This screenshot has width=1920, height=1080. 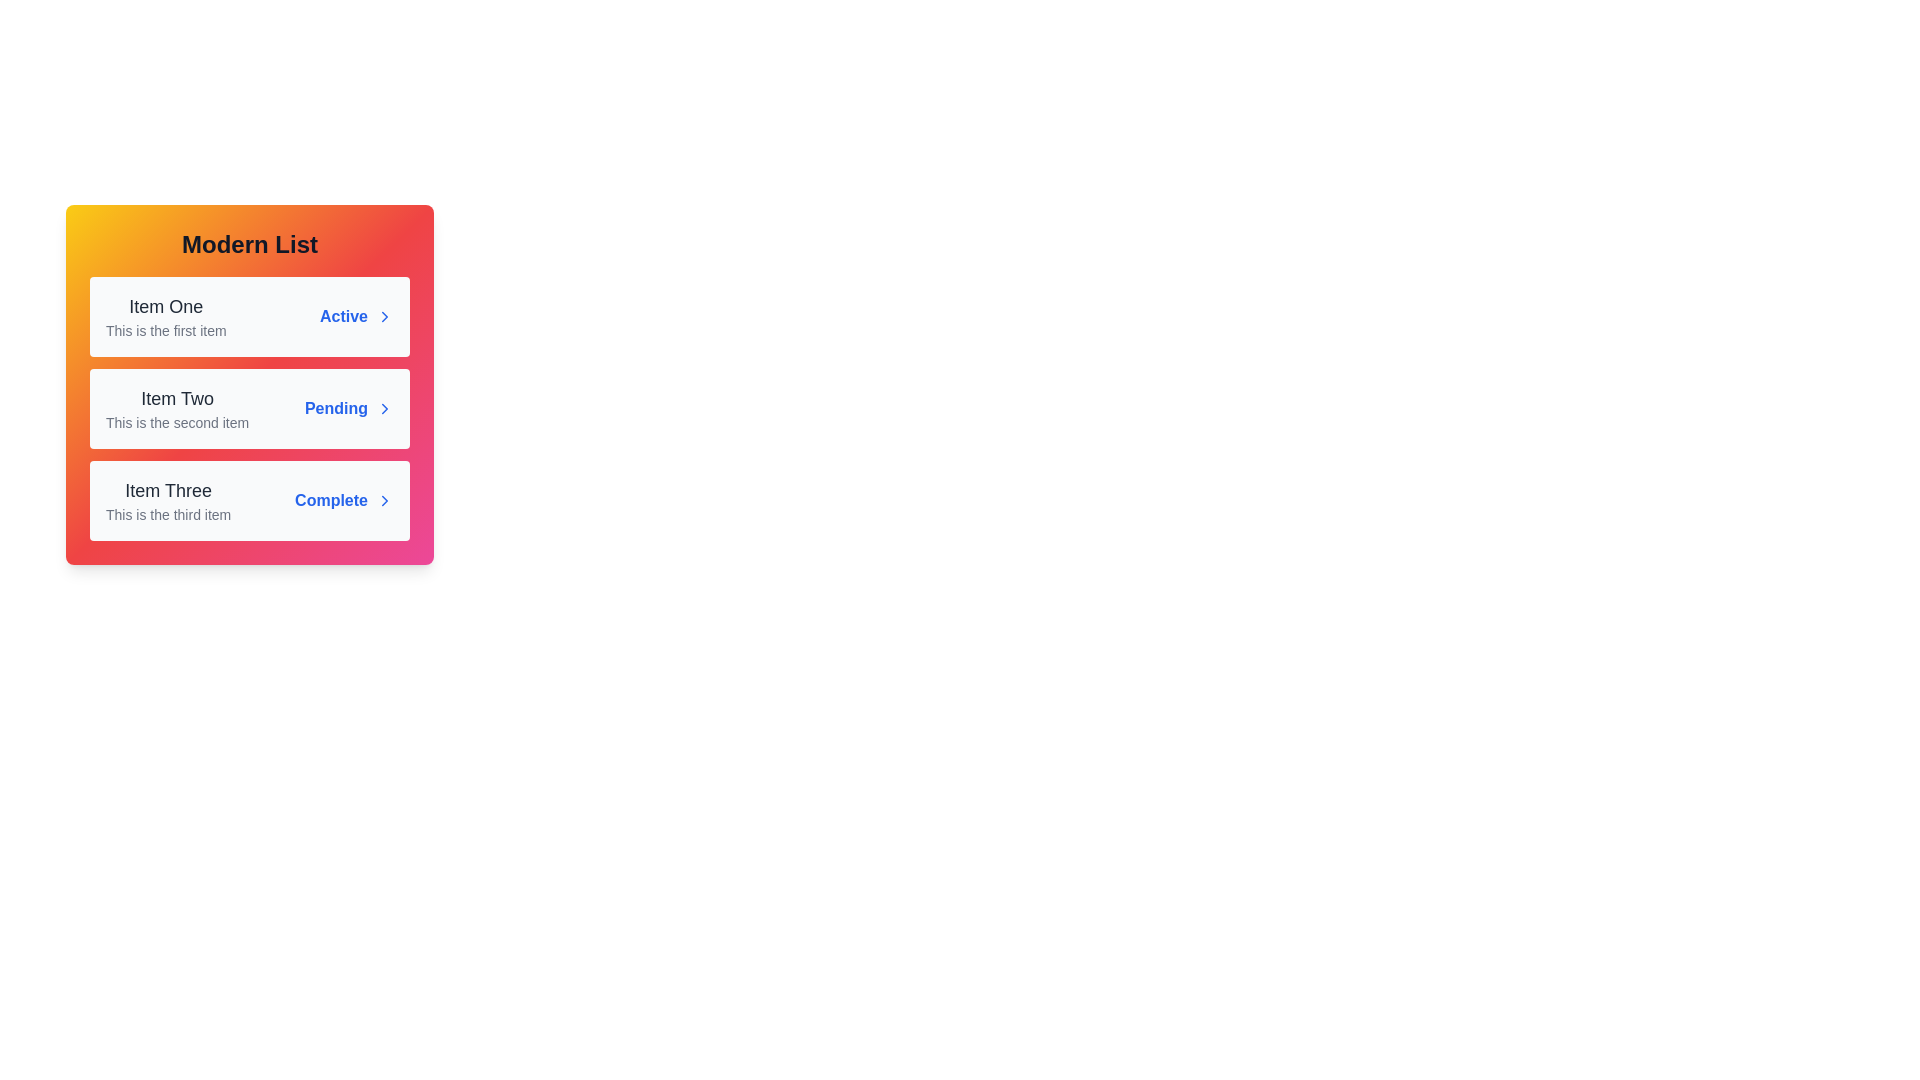 I want to click on the list item Item Two to observe the hover effect, so click(x=248, y=407).